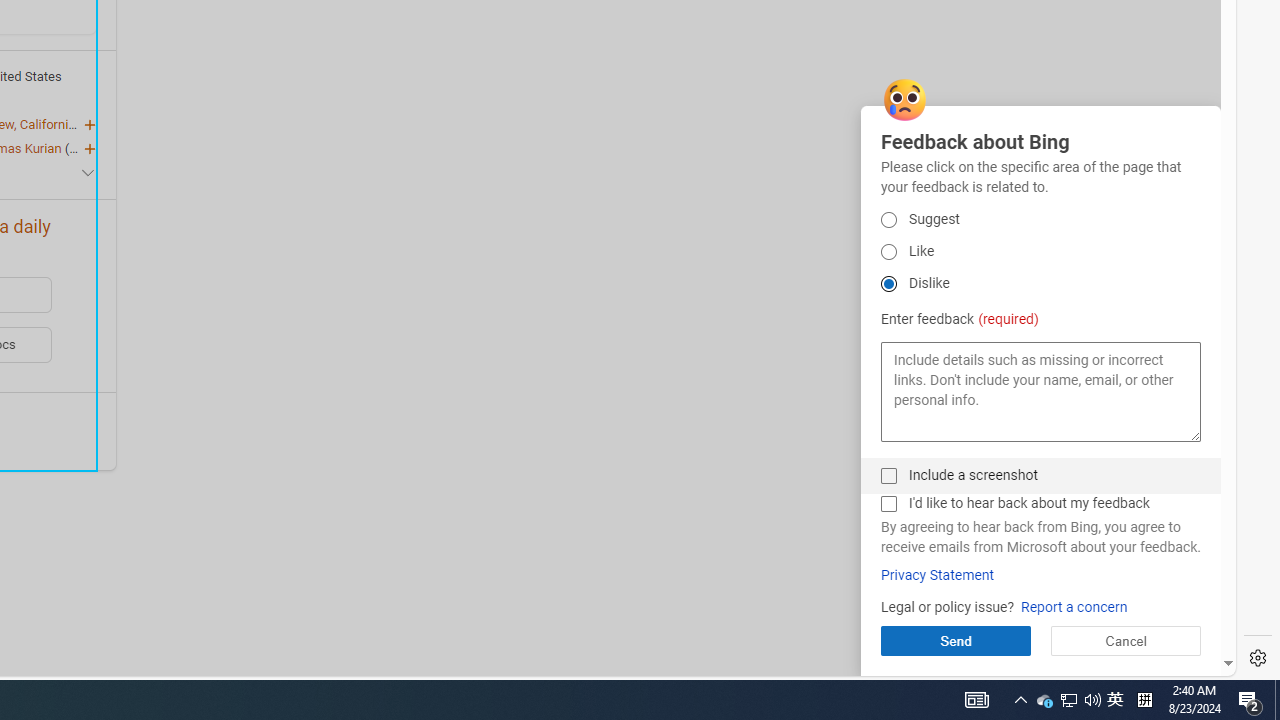 The width and height of the screenshot is (1280, 720). Describe the element at coordinates (1125, 640) in the screenshot. I see `'Cancel'` at that location.